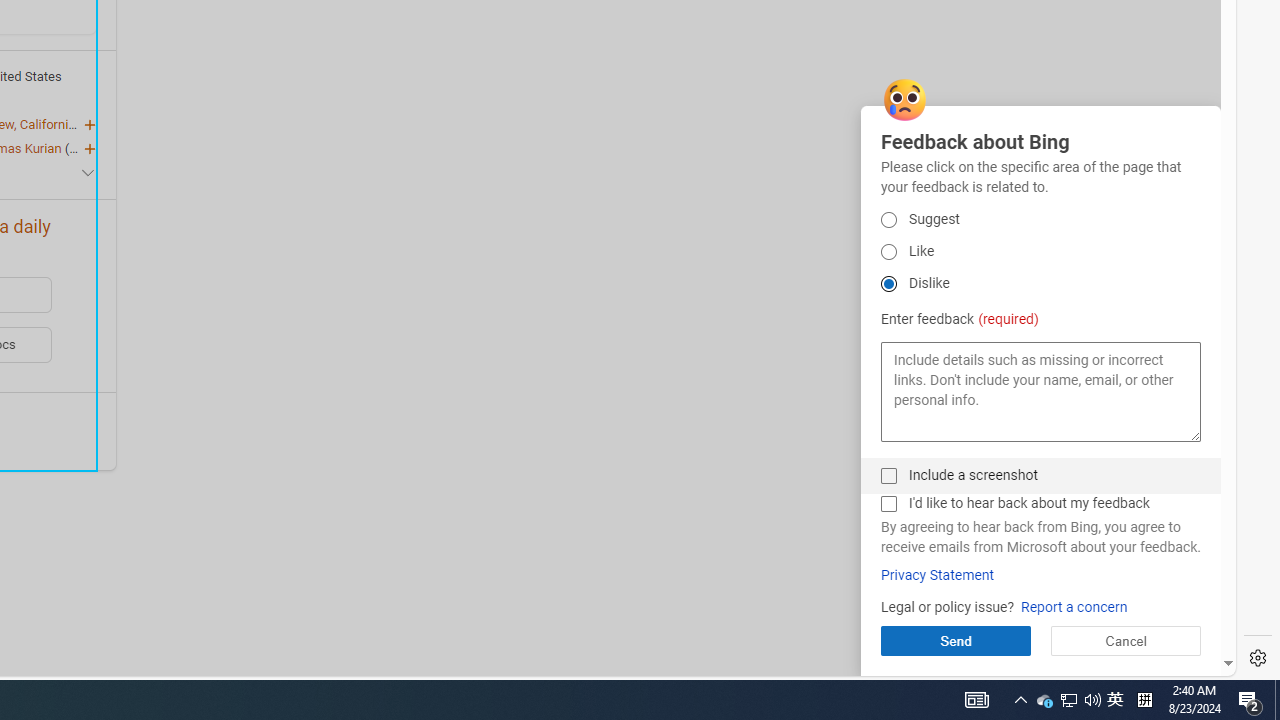 The width and height of the screenshot is (1280, 720). Describe the element at coordinates (1125, 640) in the screenshot. I see `'Cancel'` at that location.